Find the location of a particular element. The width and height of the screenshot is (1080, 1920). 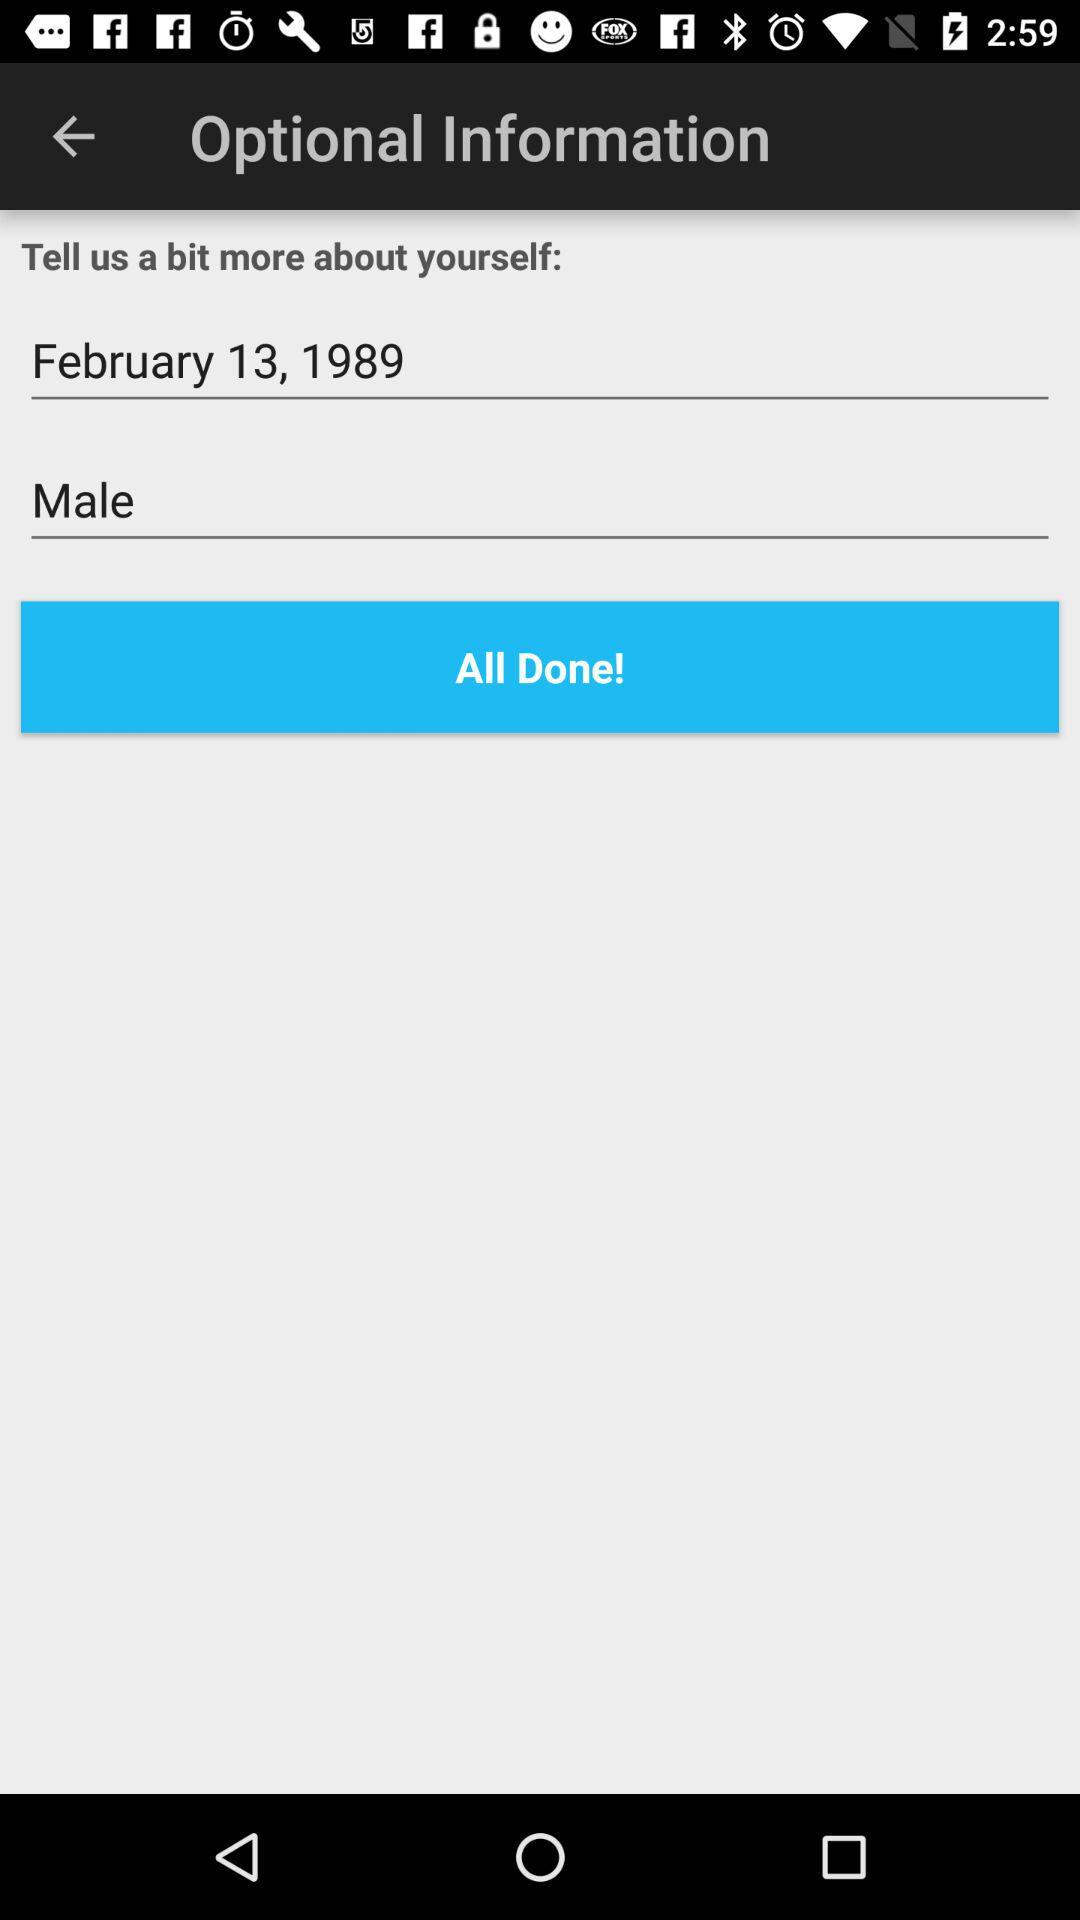

item above the tell us a item is located at coordinates (72, 135).